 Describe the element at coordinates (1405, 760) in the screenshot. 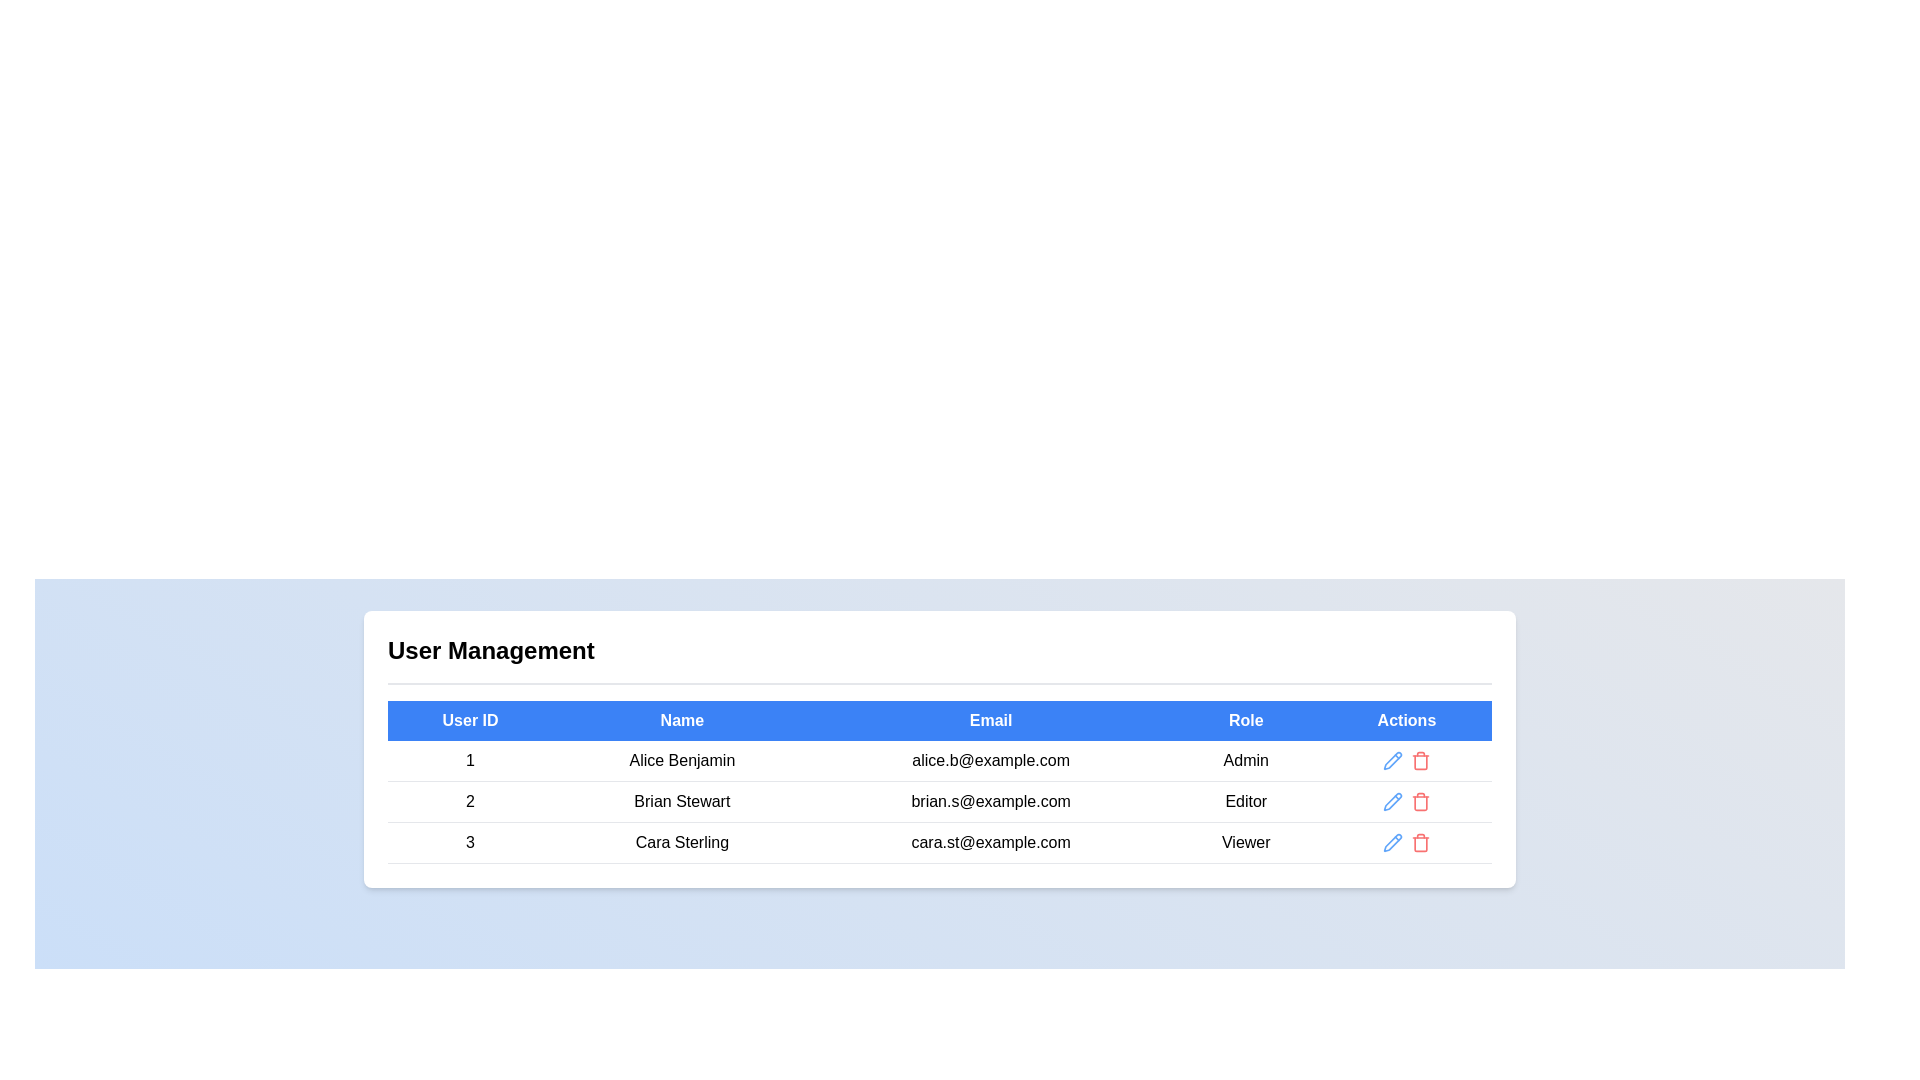

I see `the red 'Delete' button icon in the interactive control group located in the 'Actions' column for the first user row in the table` at that location.